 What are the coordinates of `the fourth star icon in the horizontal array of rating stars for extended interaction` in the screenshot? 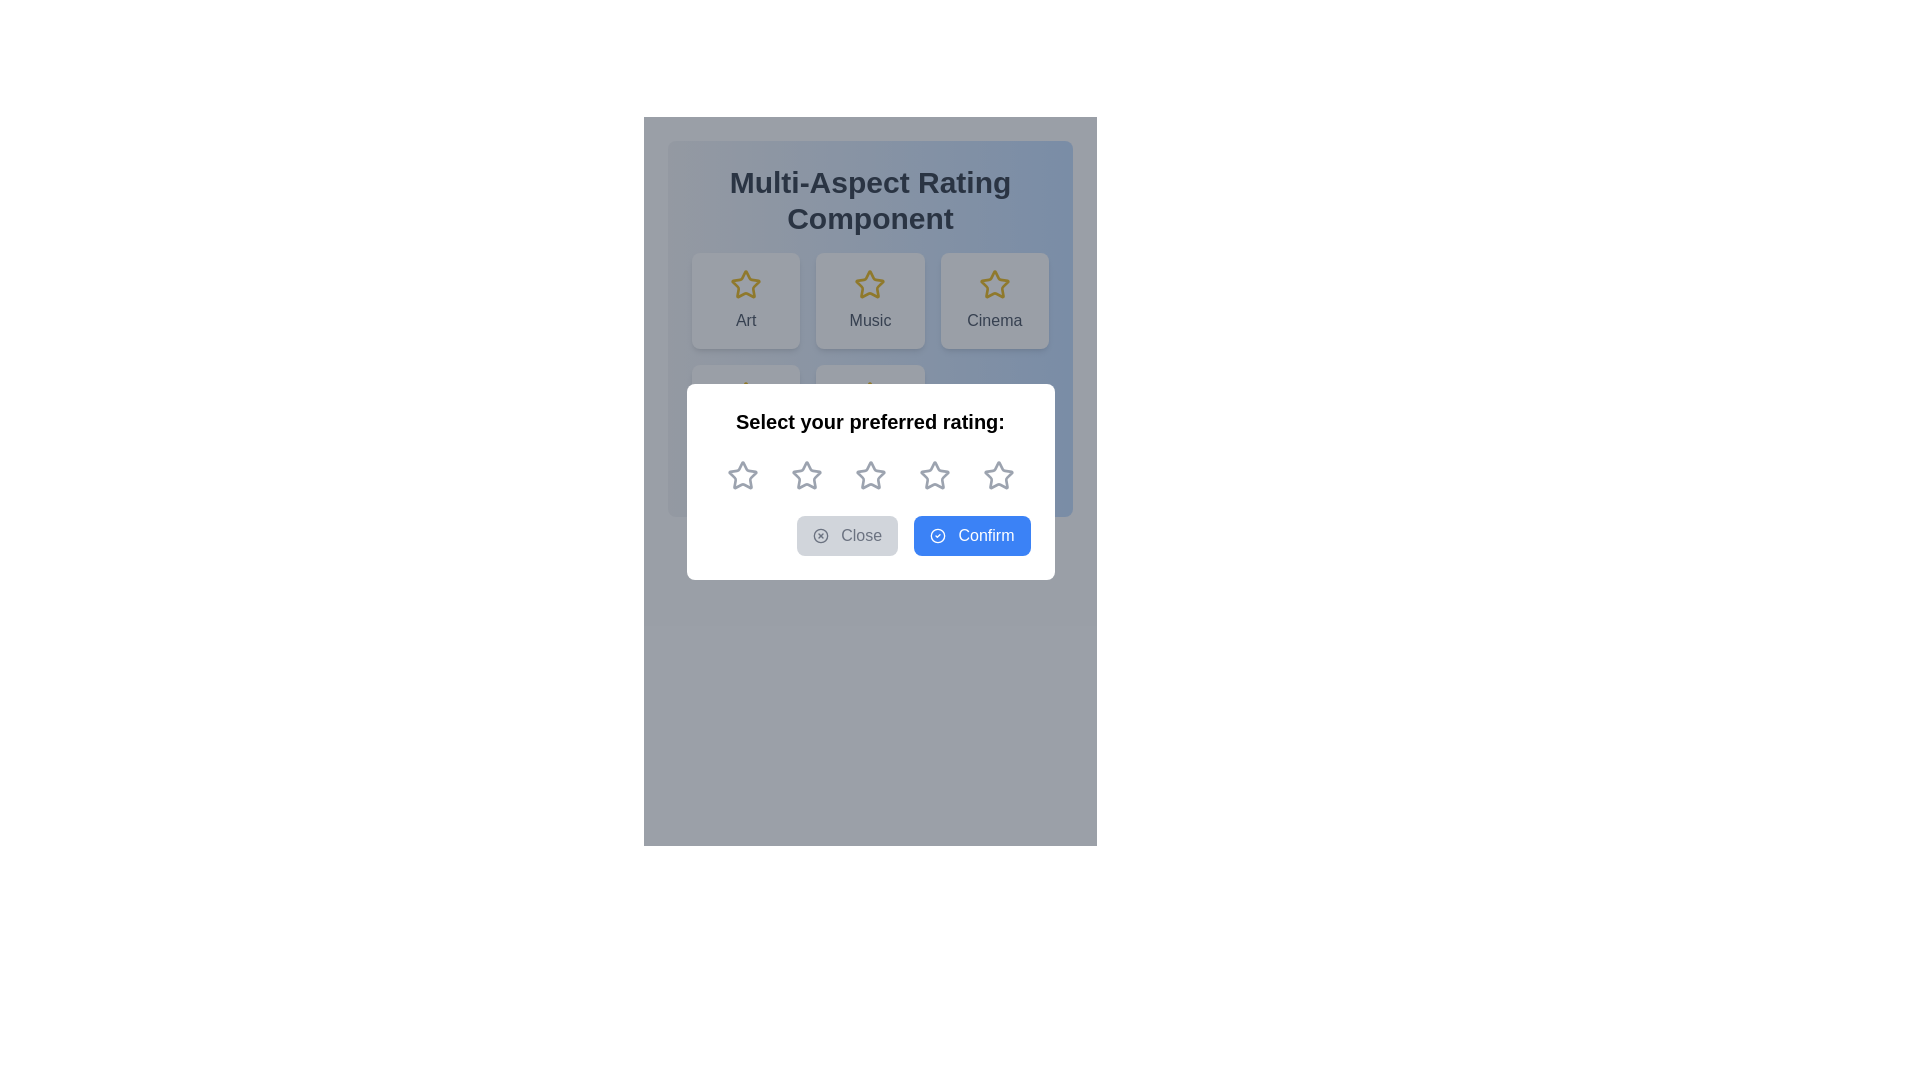 It's located at (933, 475).